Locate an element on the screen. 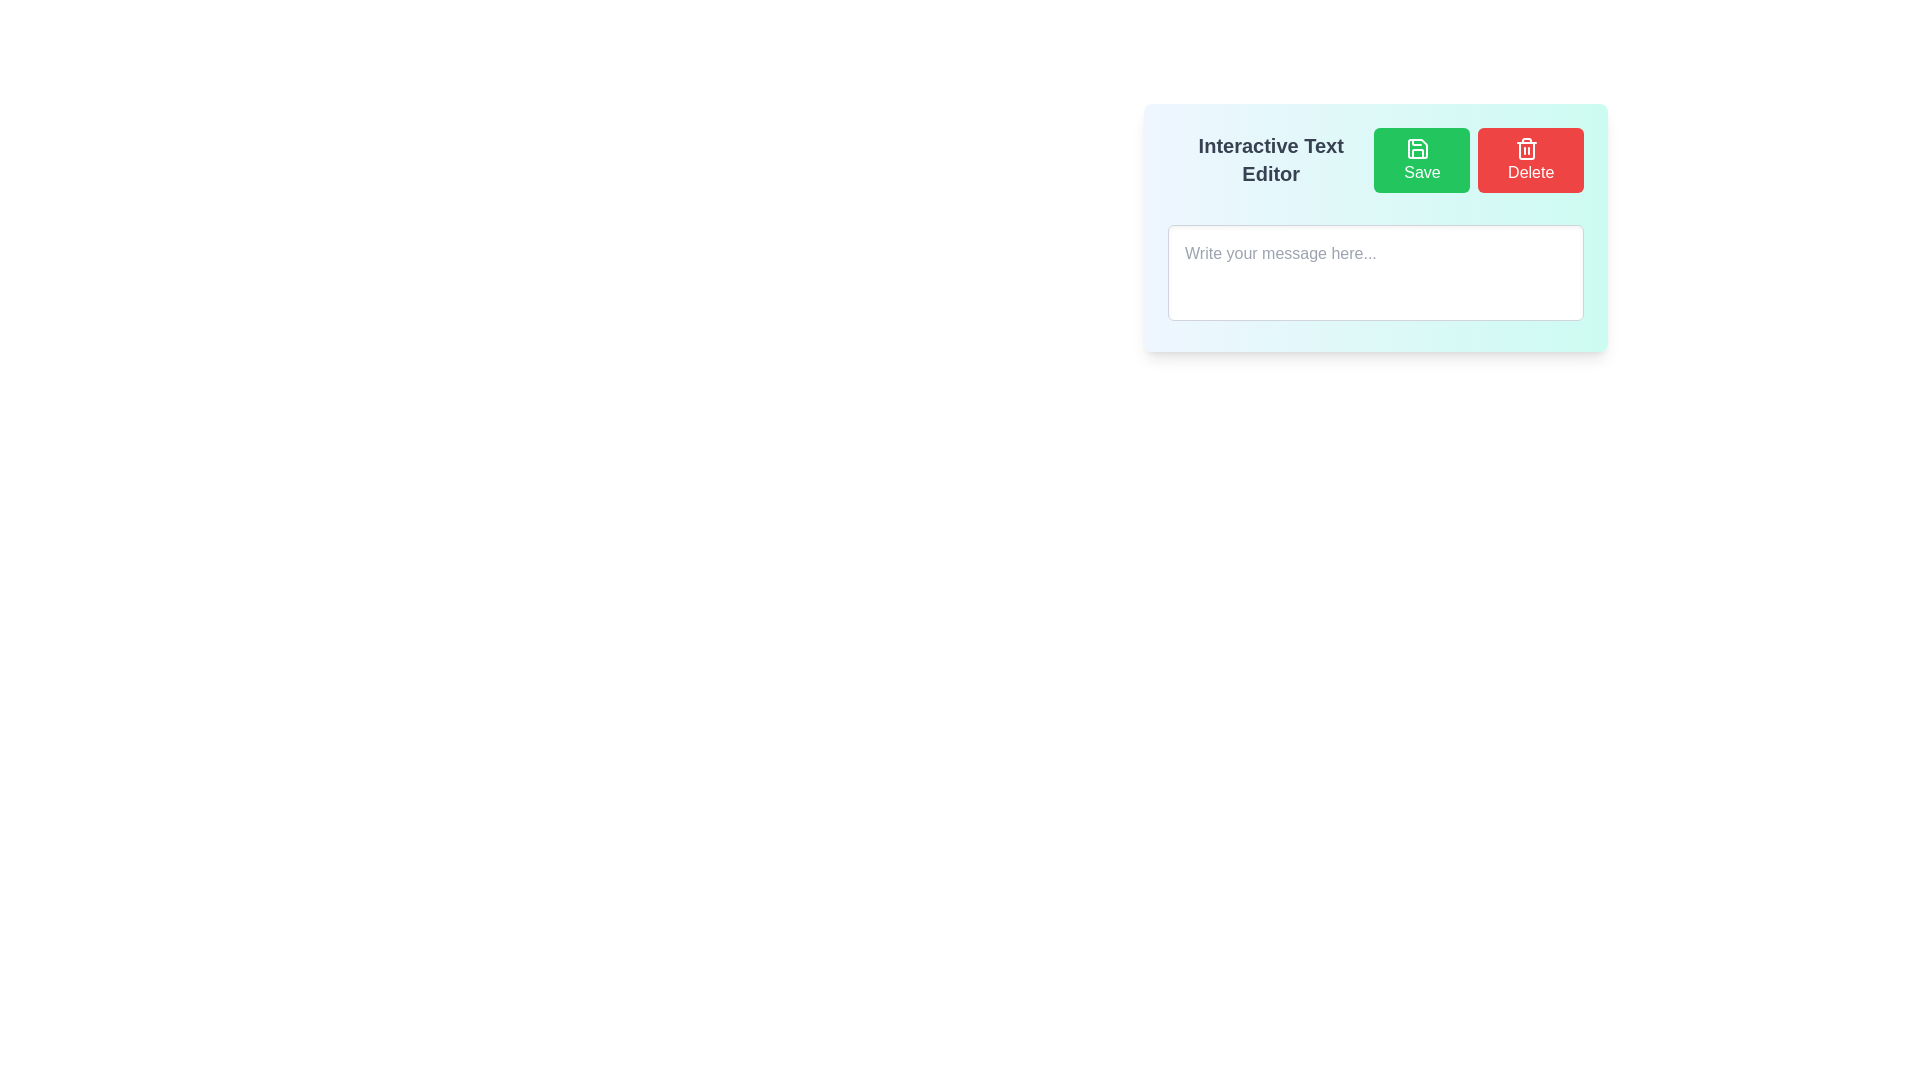 This screenshot has height=1080, width=1920. the delete button located to the right of the green 'Save' button at the top of the card interface is located at coordinates (1530, 159).